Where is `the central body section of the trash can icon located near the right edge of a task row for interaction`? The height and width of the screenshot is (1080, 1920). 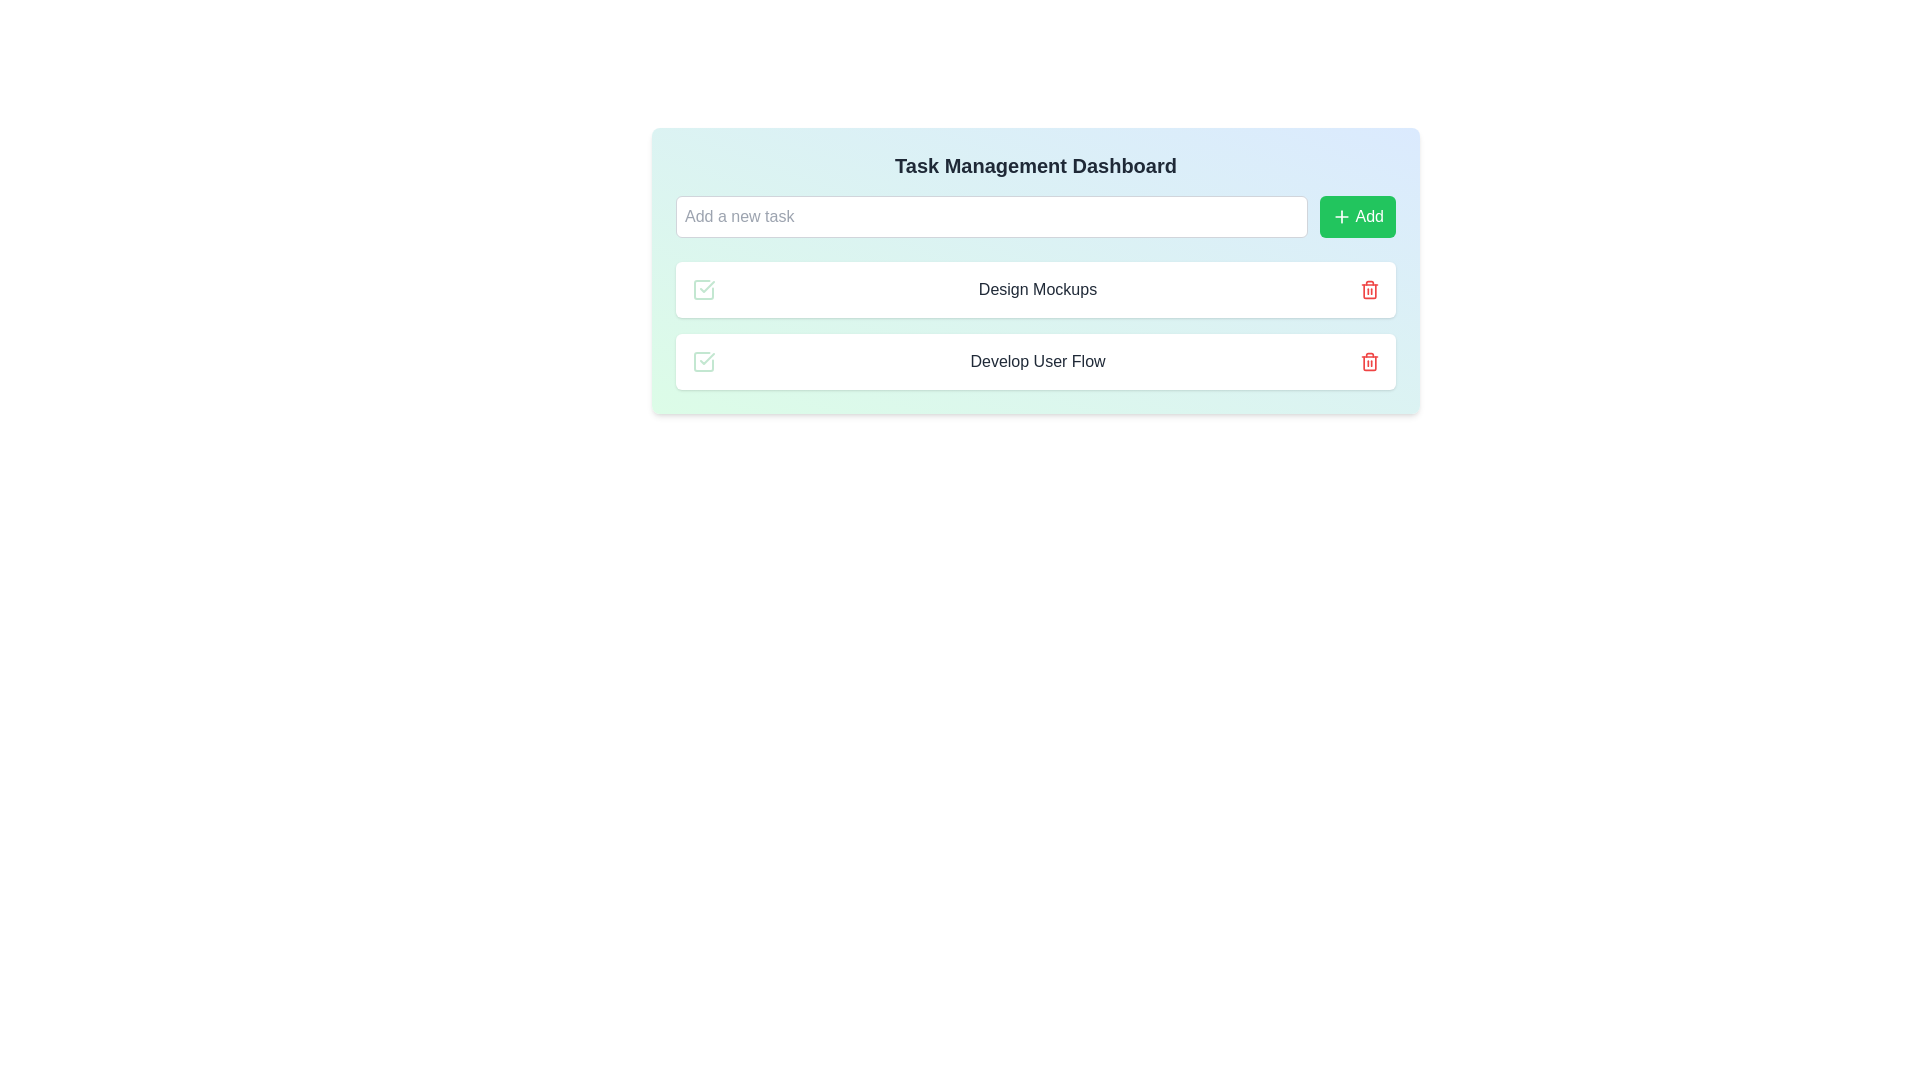 the central body section of the trash can icon located near the right edge of a task row for interaction is located at coordinates (1368, 362).